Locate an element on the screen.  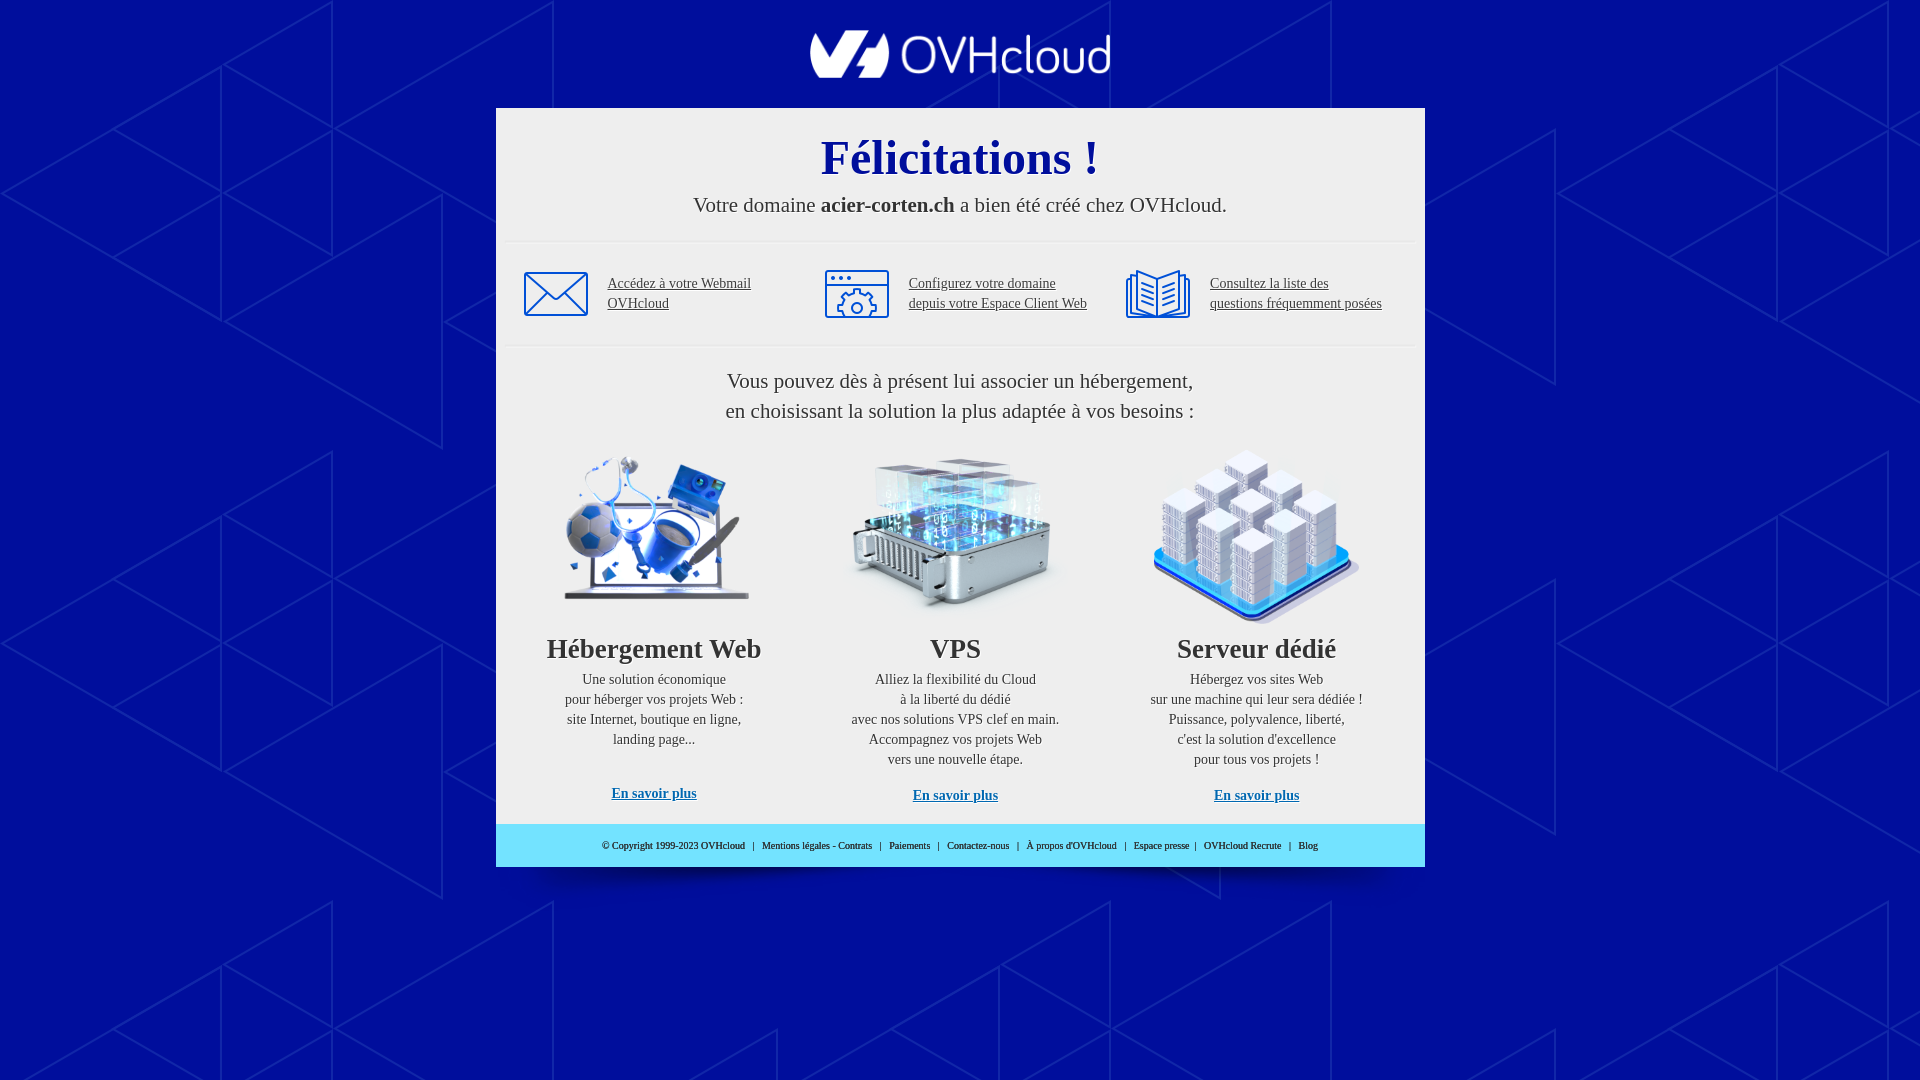
'Configurez votre domaine is located at coordinates (998, 293).